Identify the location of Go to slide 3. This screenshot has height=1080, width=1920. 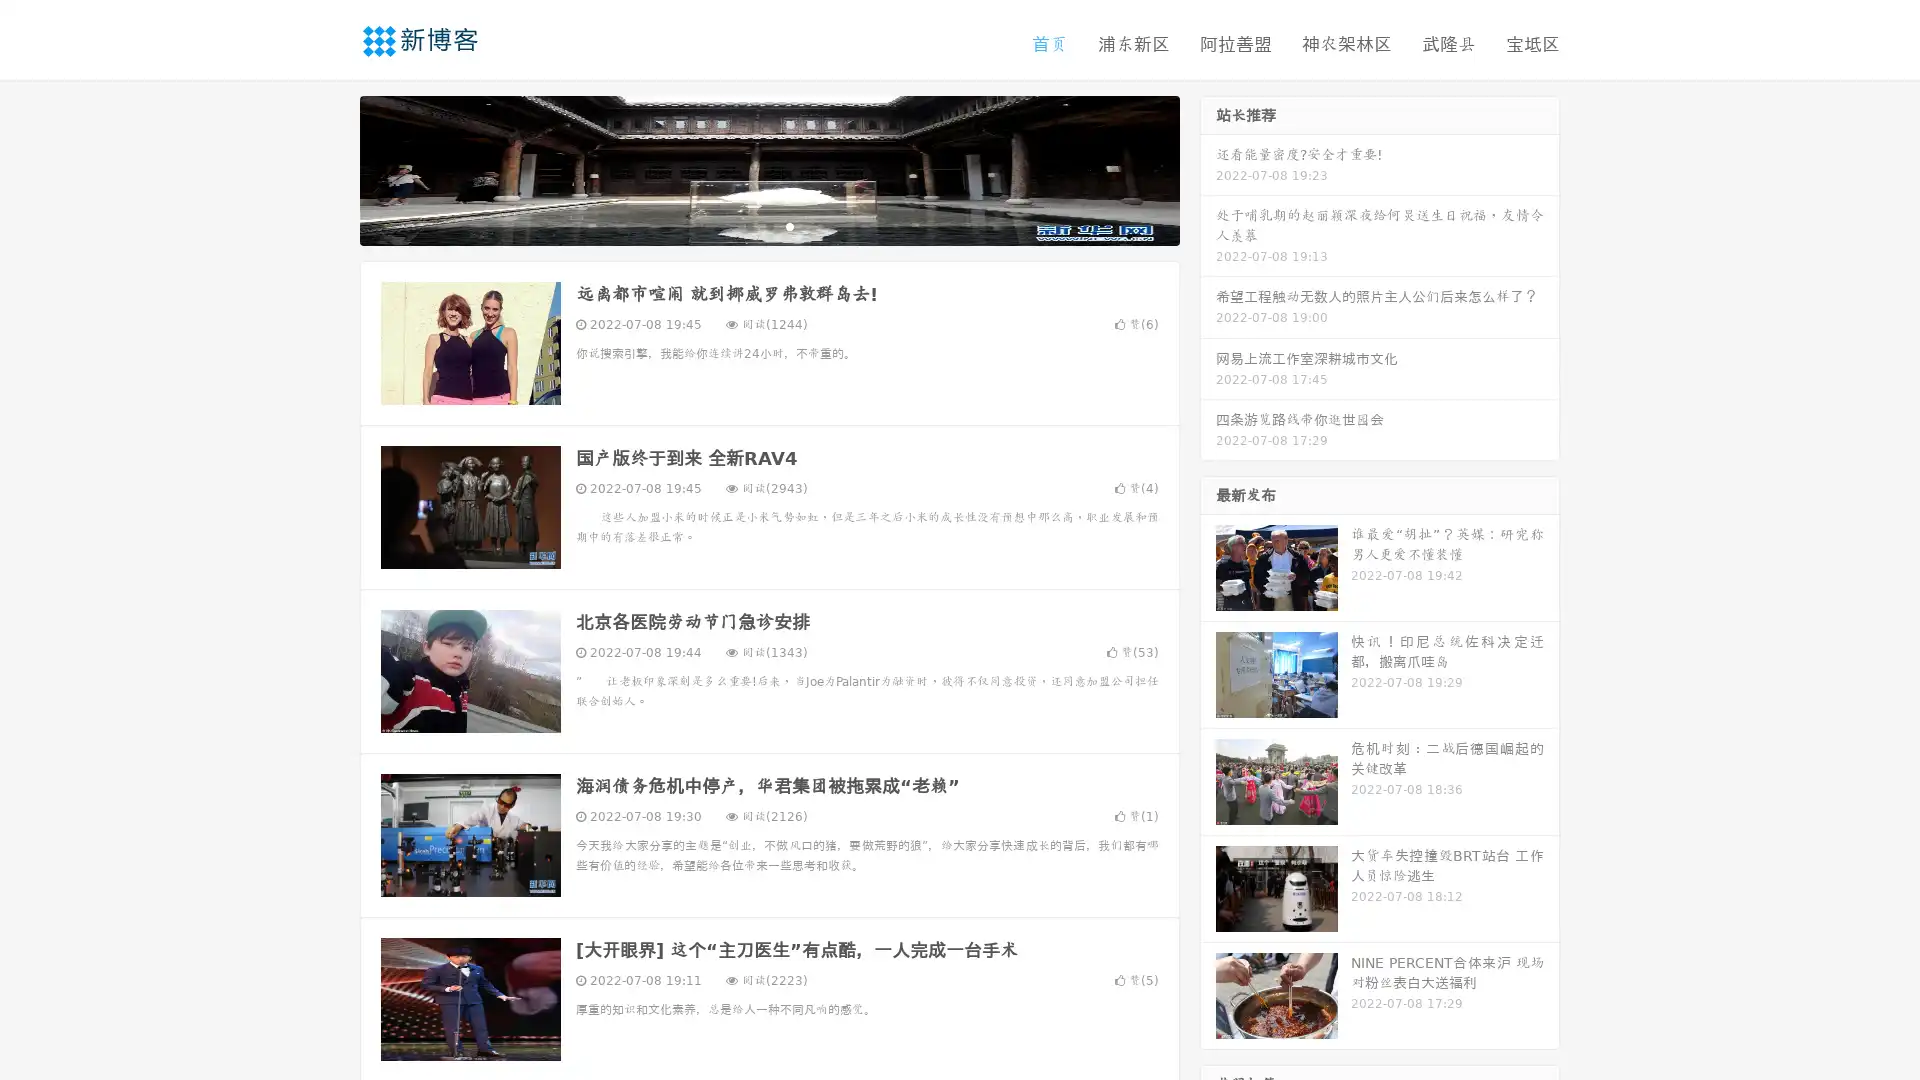
(789, 225).